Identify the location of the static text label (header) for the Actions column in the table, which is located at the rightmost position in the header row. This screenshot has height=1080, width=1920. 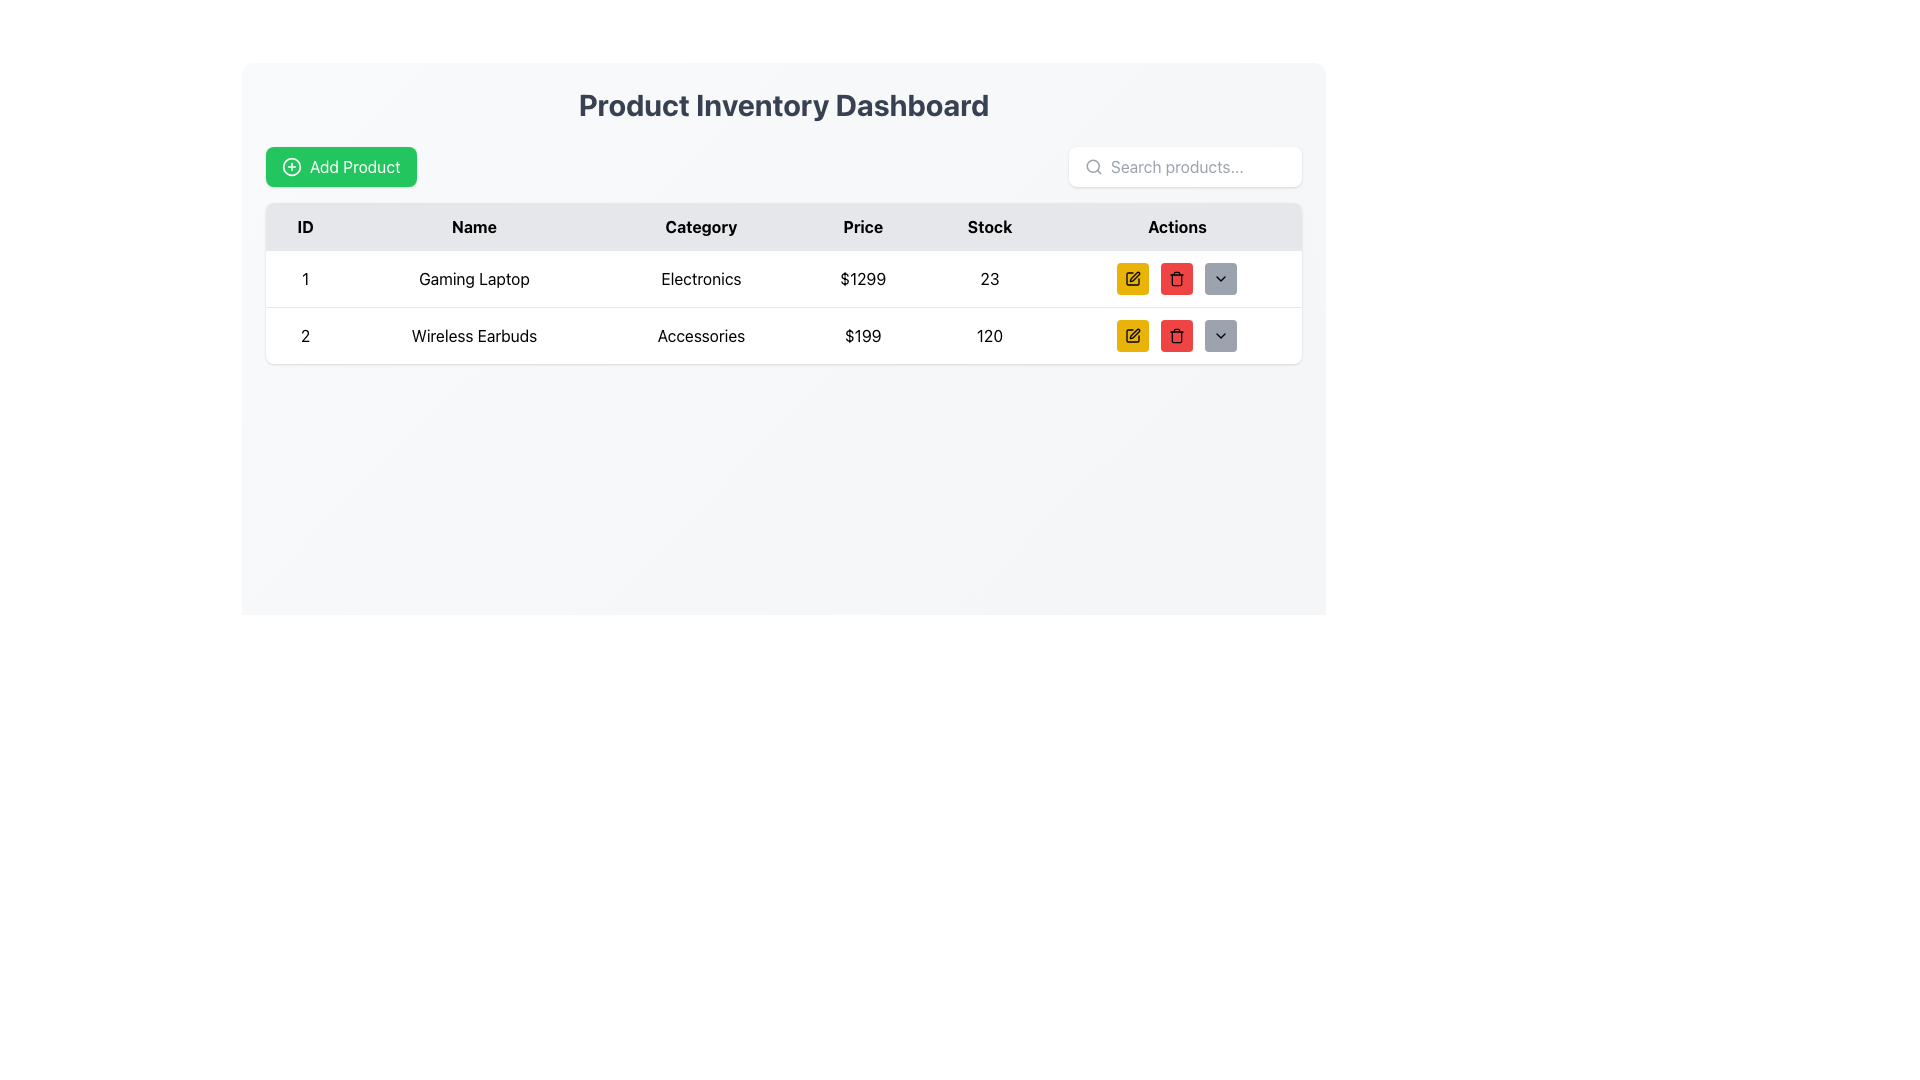
(1177, 226).